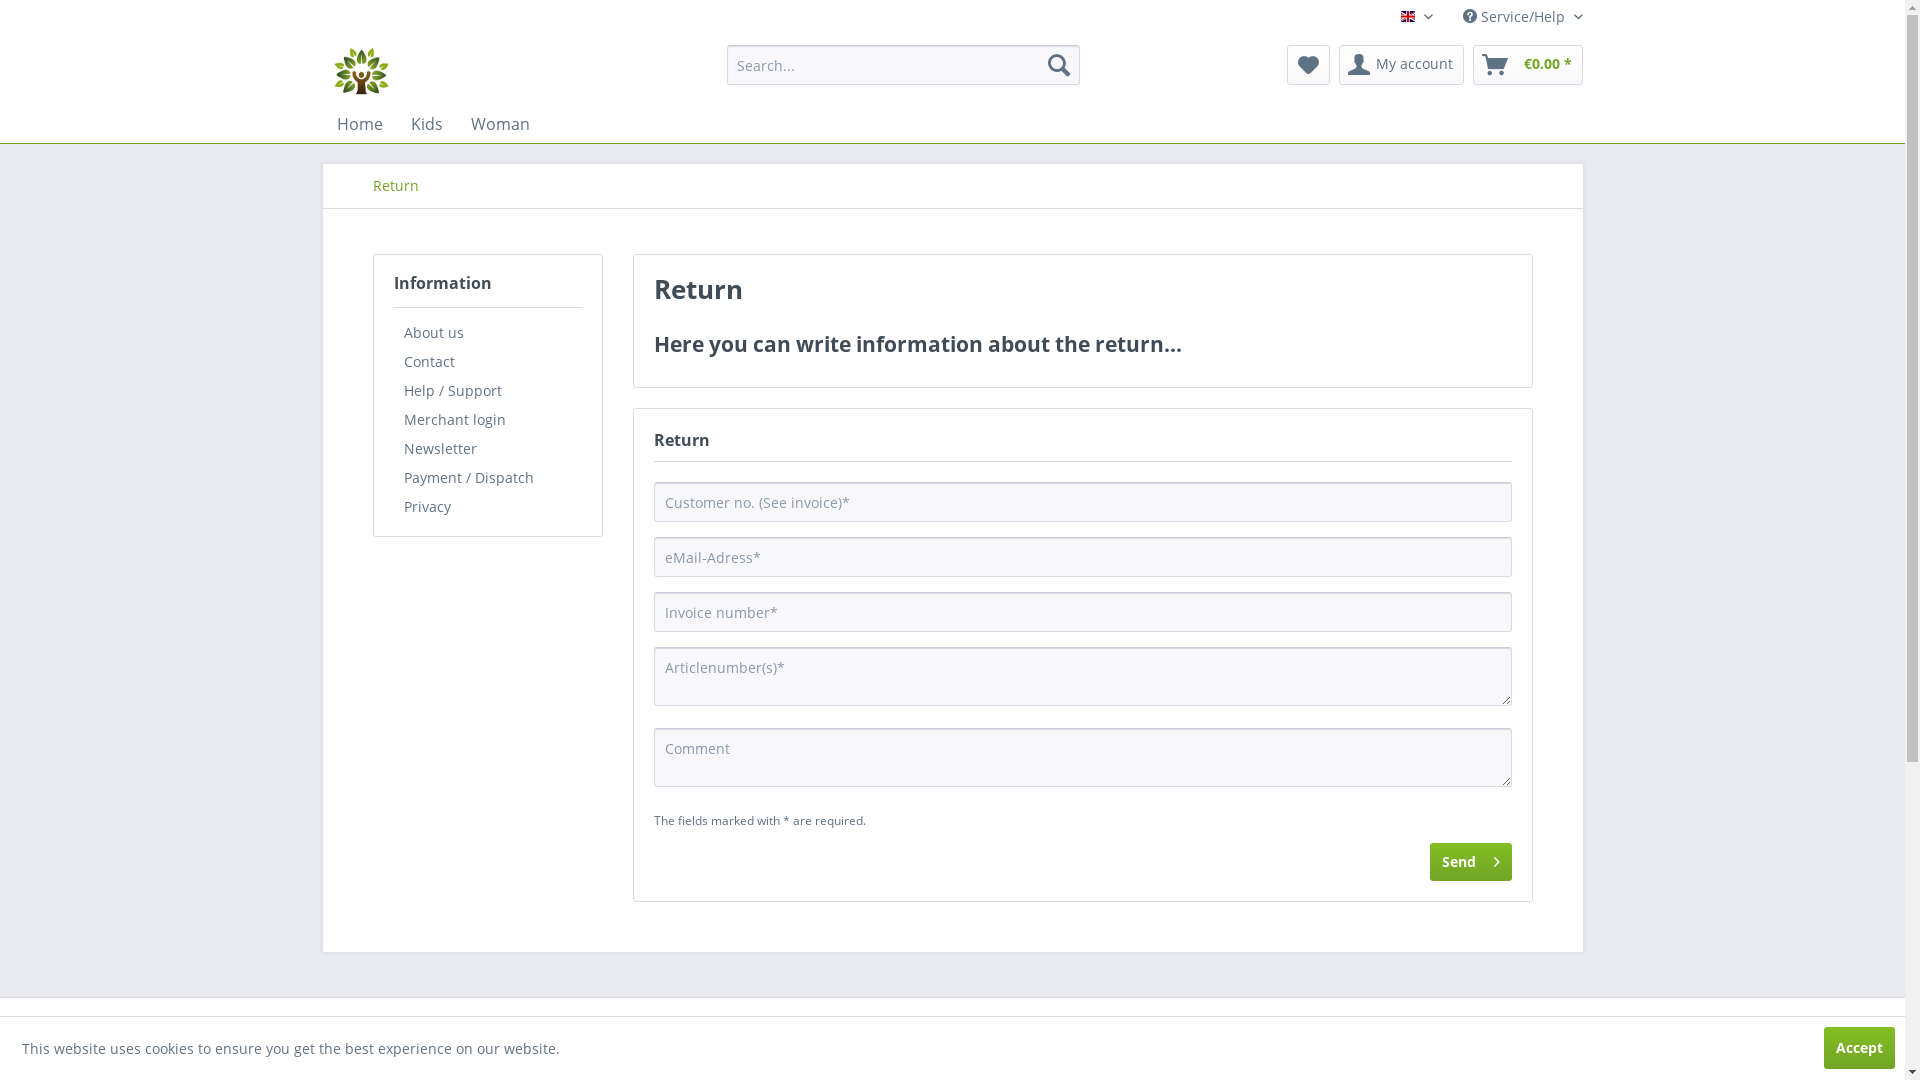 The image size is (1920, 1080). What do you see at coordinates (488, 477) in the screenshot?
I see `'Payment / Dispatch'` at bounding box center [488, 477].